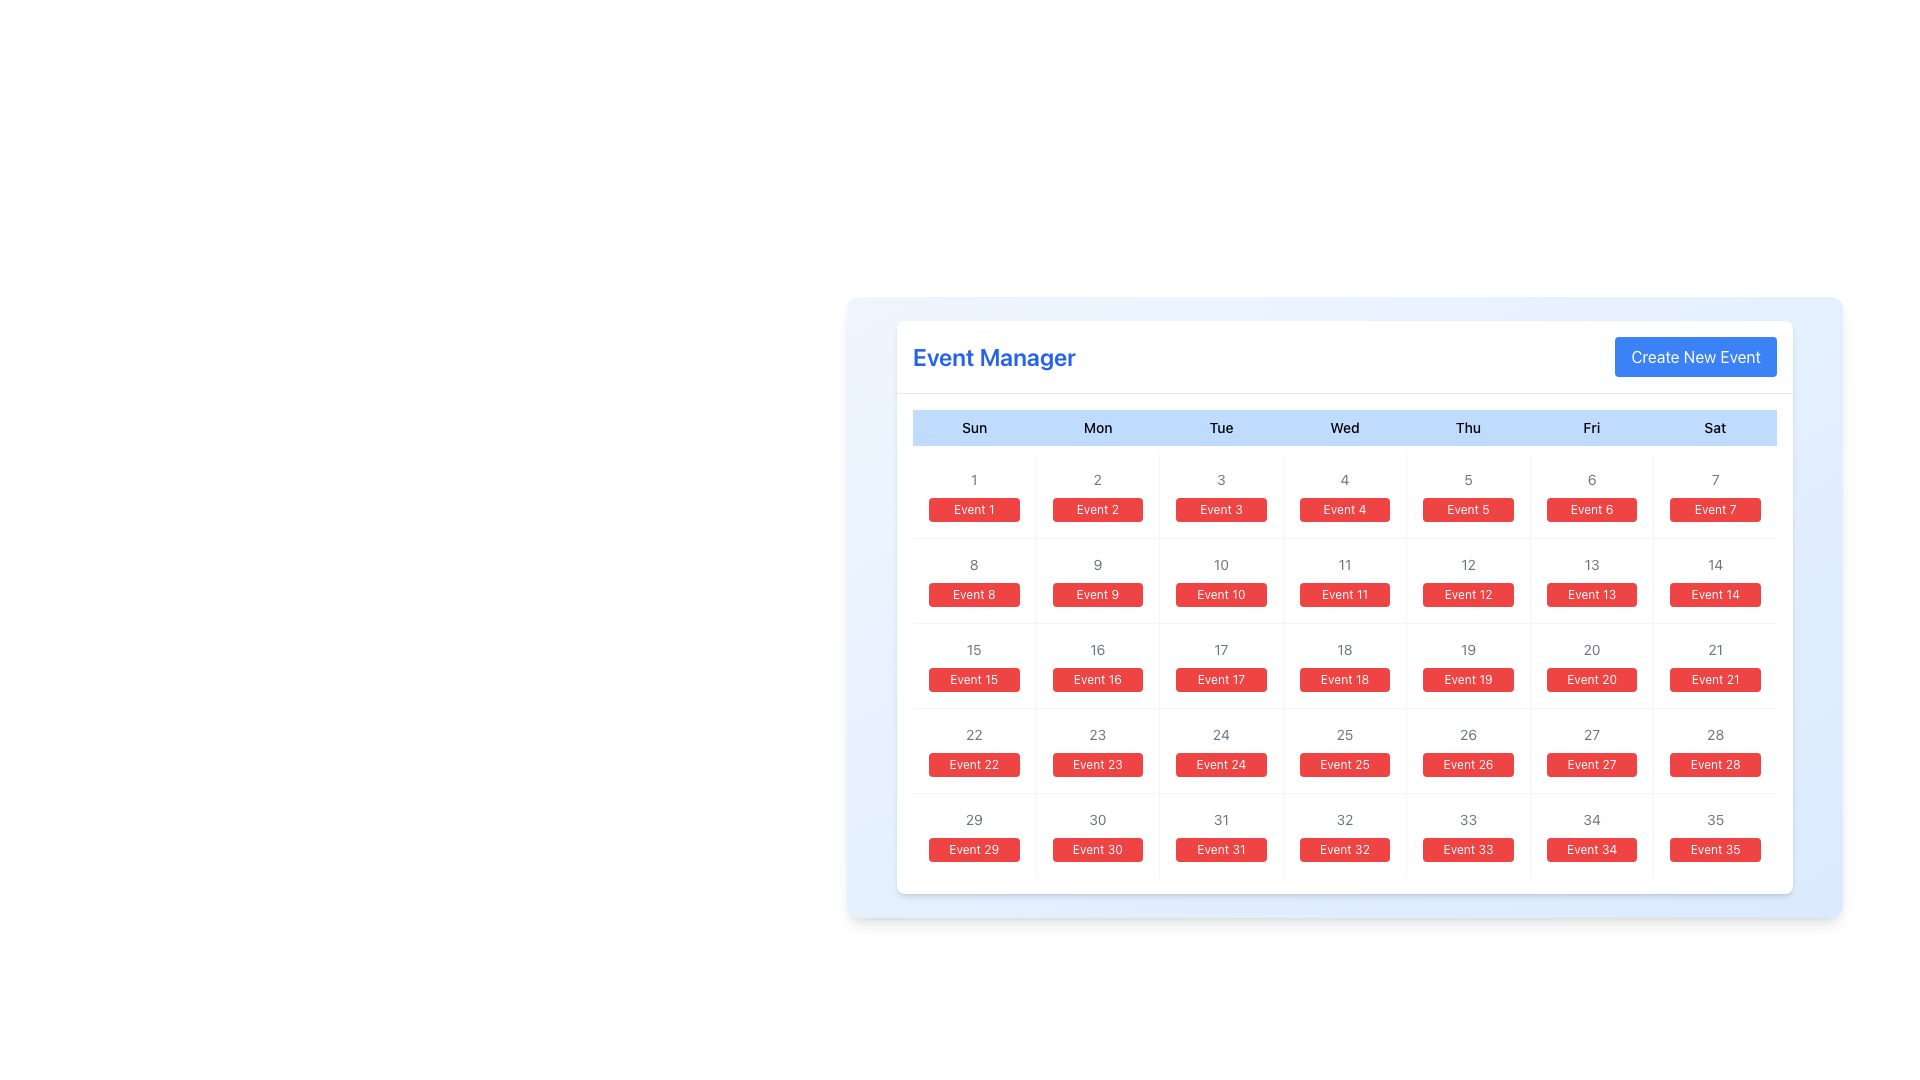 This screenshot has width=1920, height=1080. Describe the element at coordinates (1344, 735) in the screenshot. I see `the text label displaying the number '25' in light gray font, located above the red button labeled 'Event 25' in the calendar grid under the 'Wed' column` at that location.